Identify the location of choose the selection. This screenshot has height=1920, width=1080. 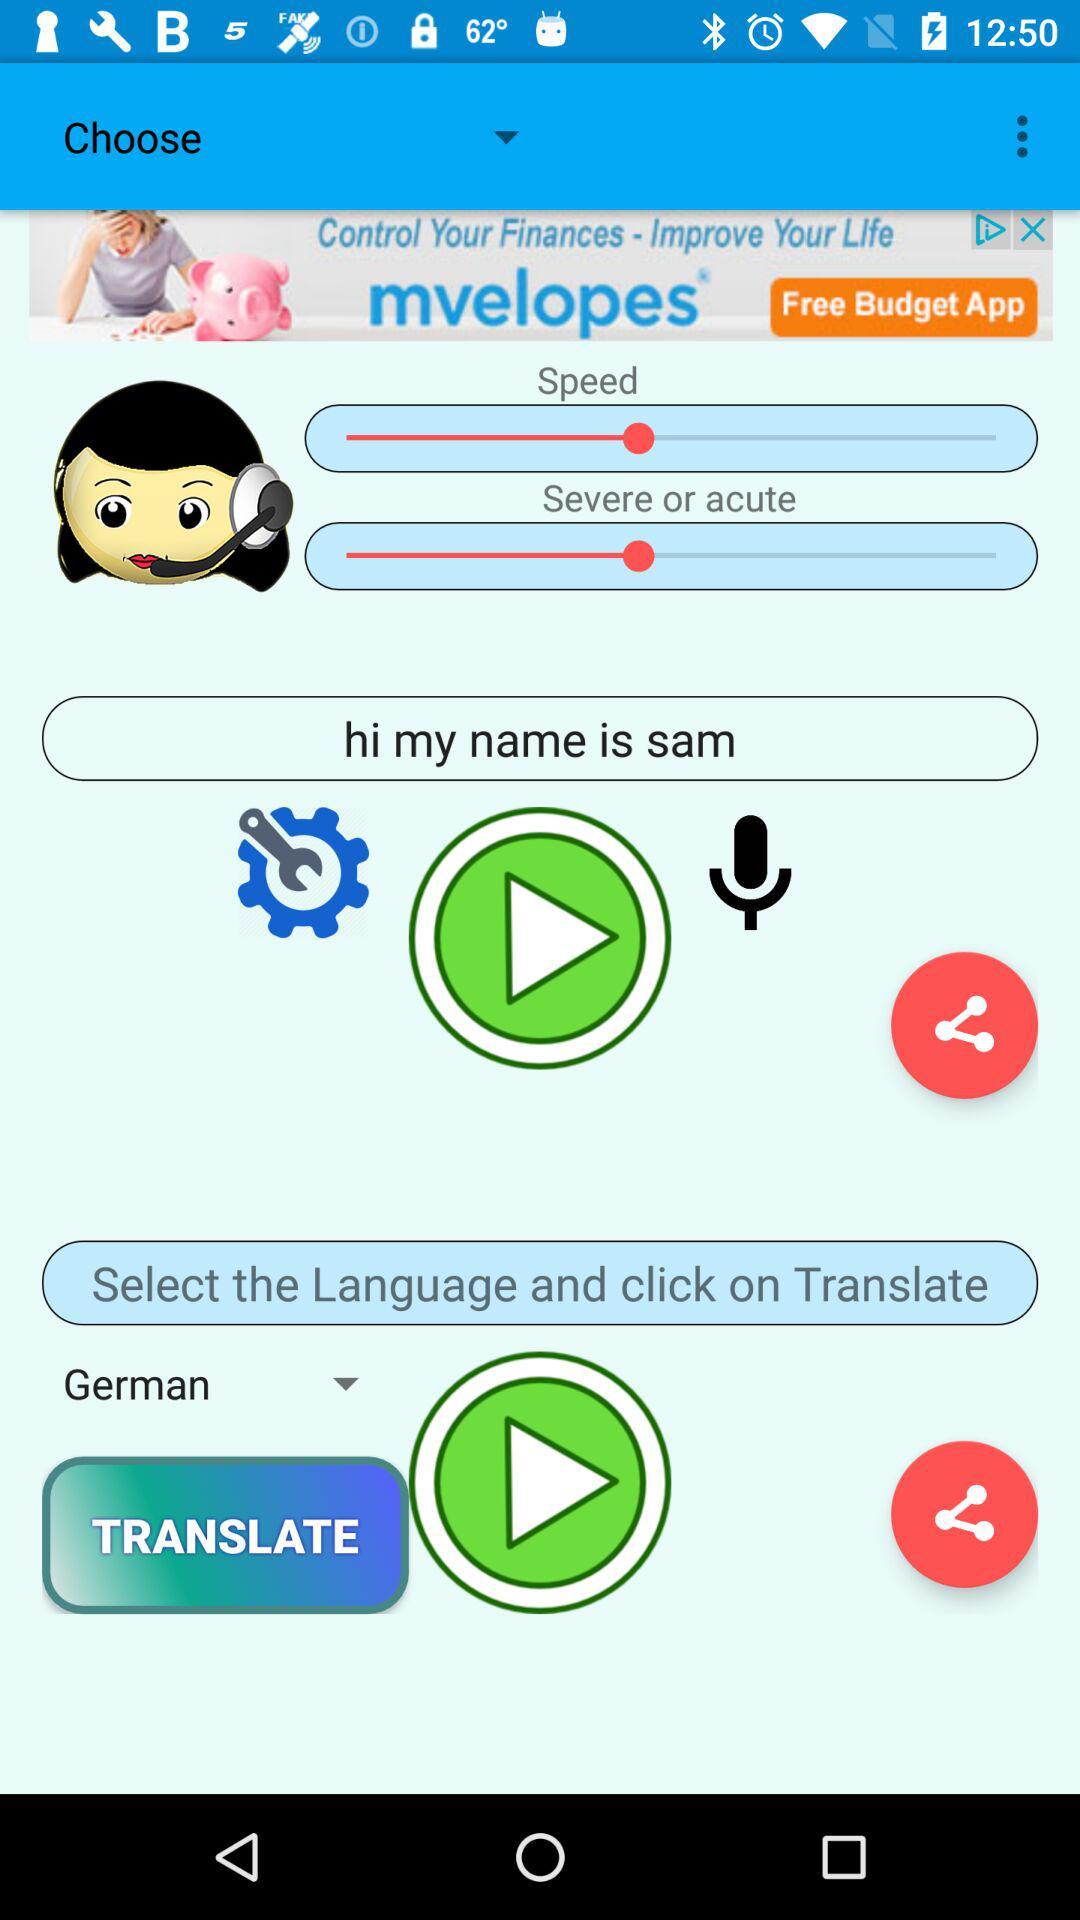
(540, 274).